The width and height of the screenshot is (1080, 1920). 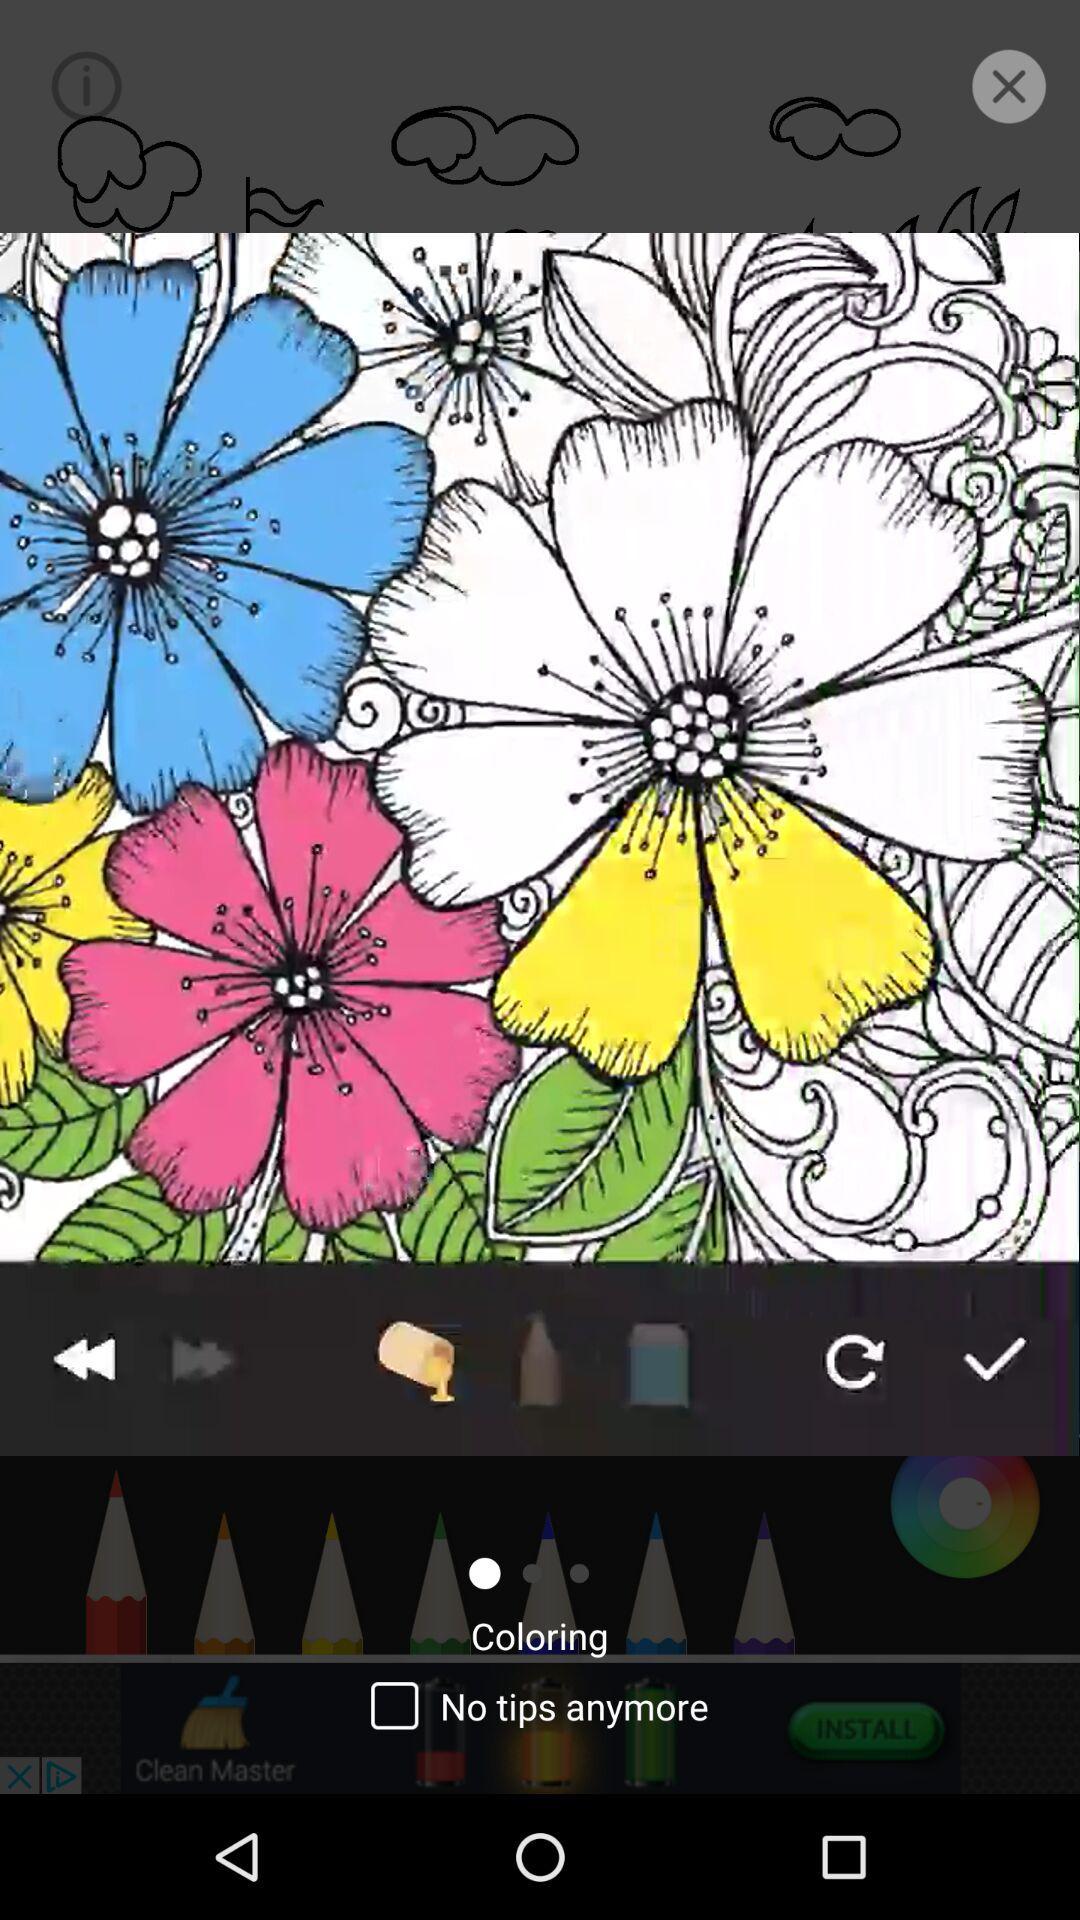 I want to click on the page option, so click(x=1009, y=85).